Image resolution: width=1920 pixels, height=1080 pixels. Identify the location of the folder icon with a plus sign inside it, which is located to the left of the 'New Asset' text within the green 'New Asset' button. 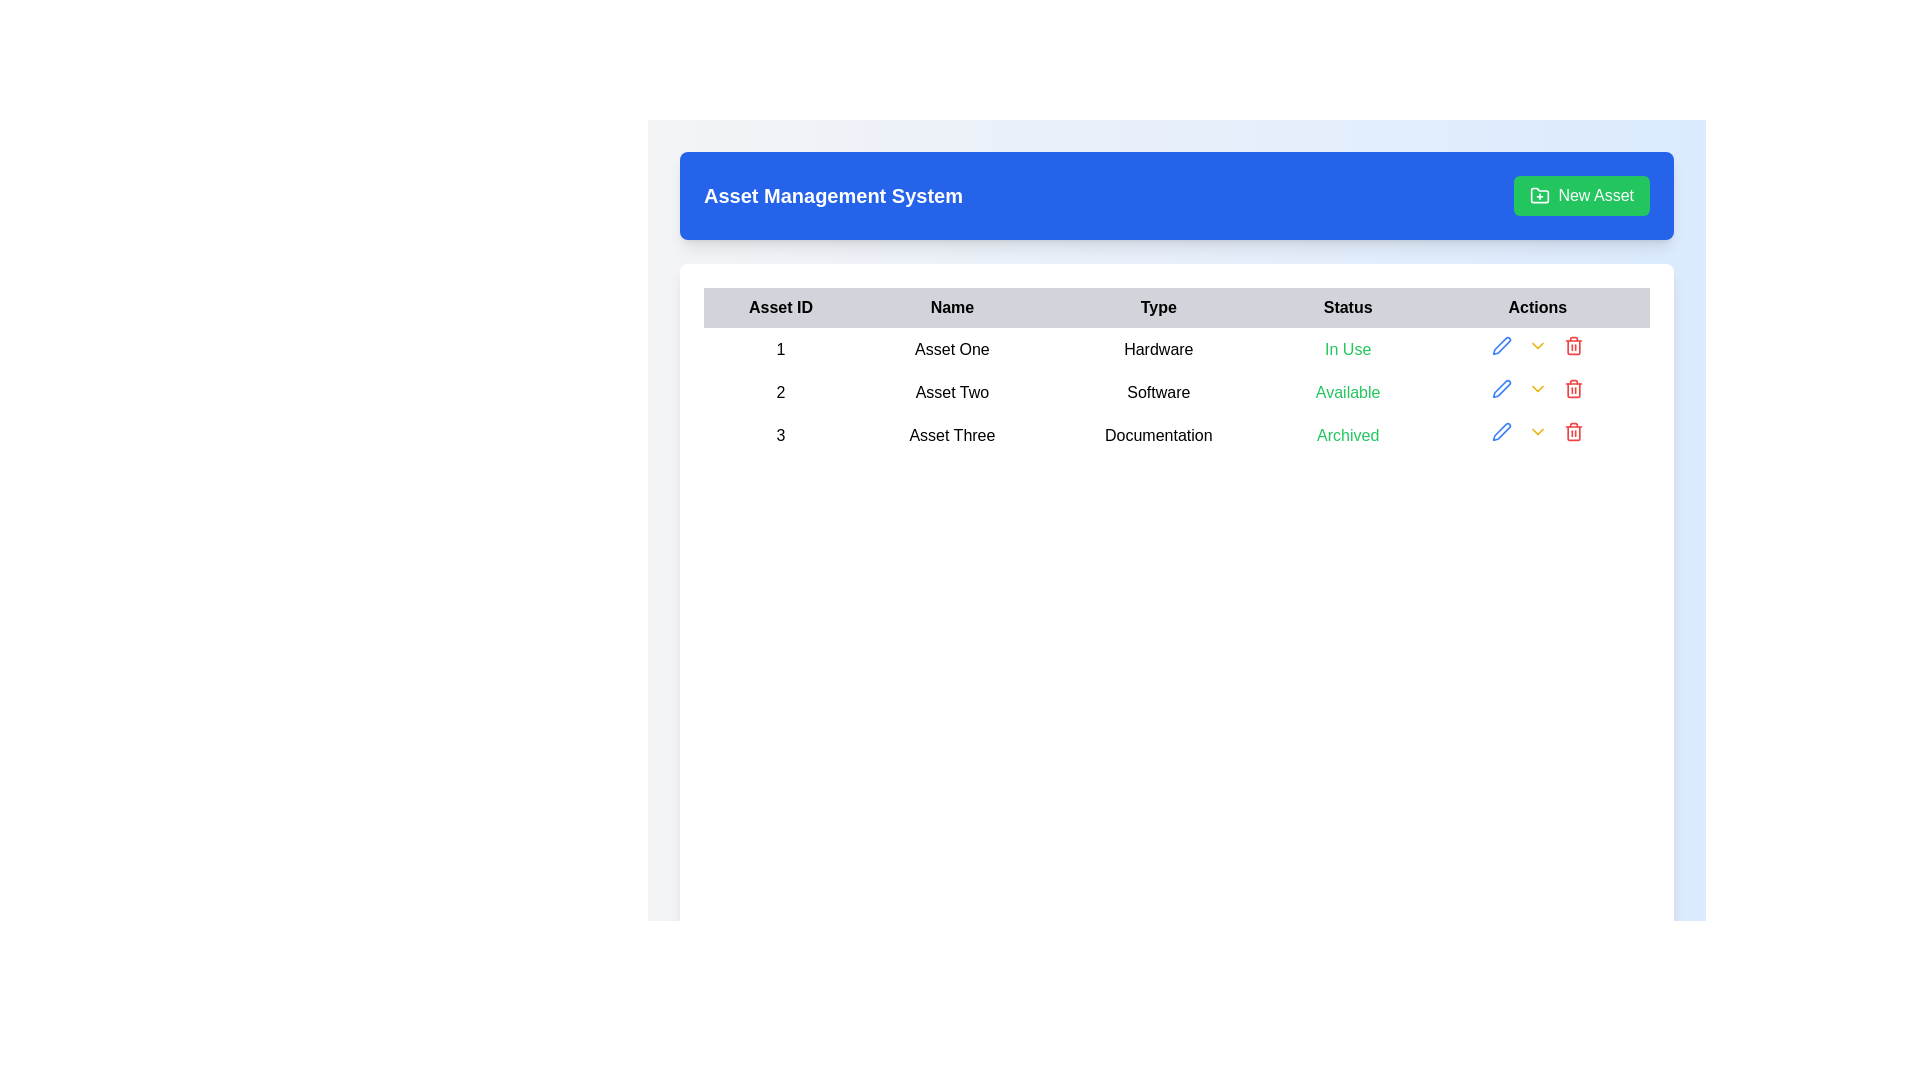
(1539, 196).